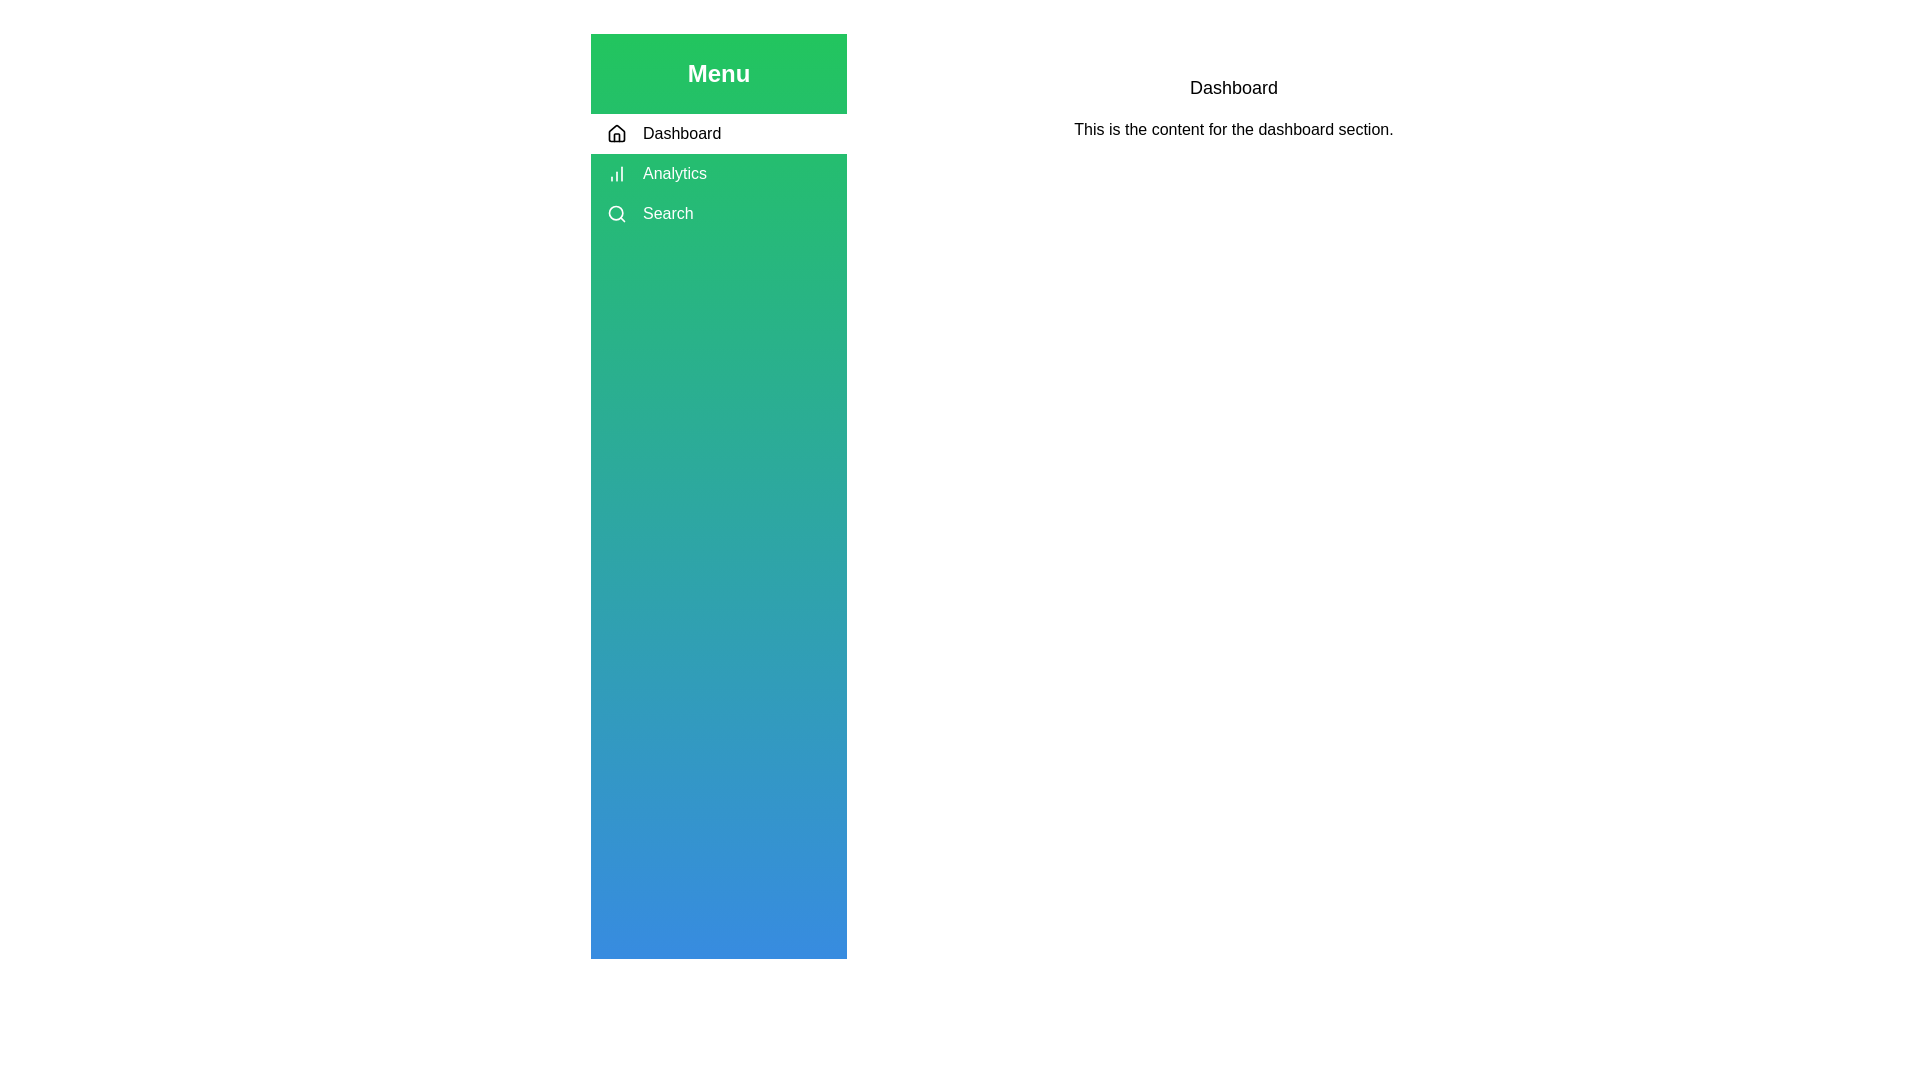 This screenshot has height=1080, width=1920. I want to click on the tab labeled Dashboard to view its hover effects, so click(719, 134).